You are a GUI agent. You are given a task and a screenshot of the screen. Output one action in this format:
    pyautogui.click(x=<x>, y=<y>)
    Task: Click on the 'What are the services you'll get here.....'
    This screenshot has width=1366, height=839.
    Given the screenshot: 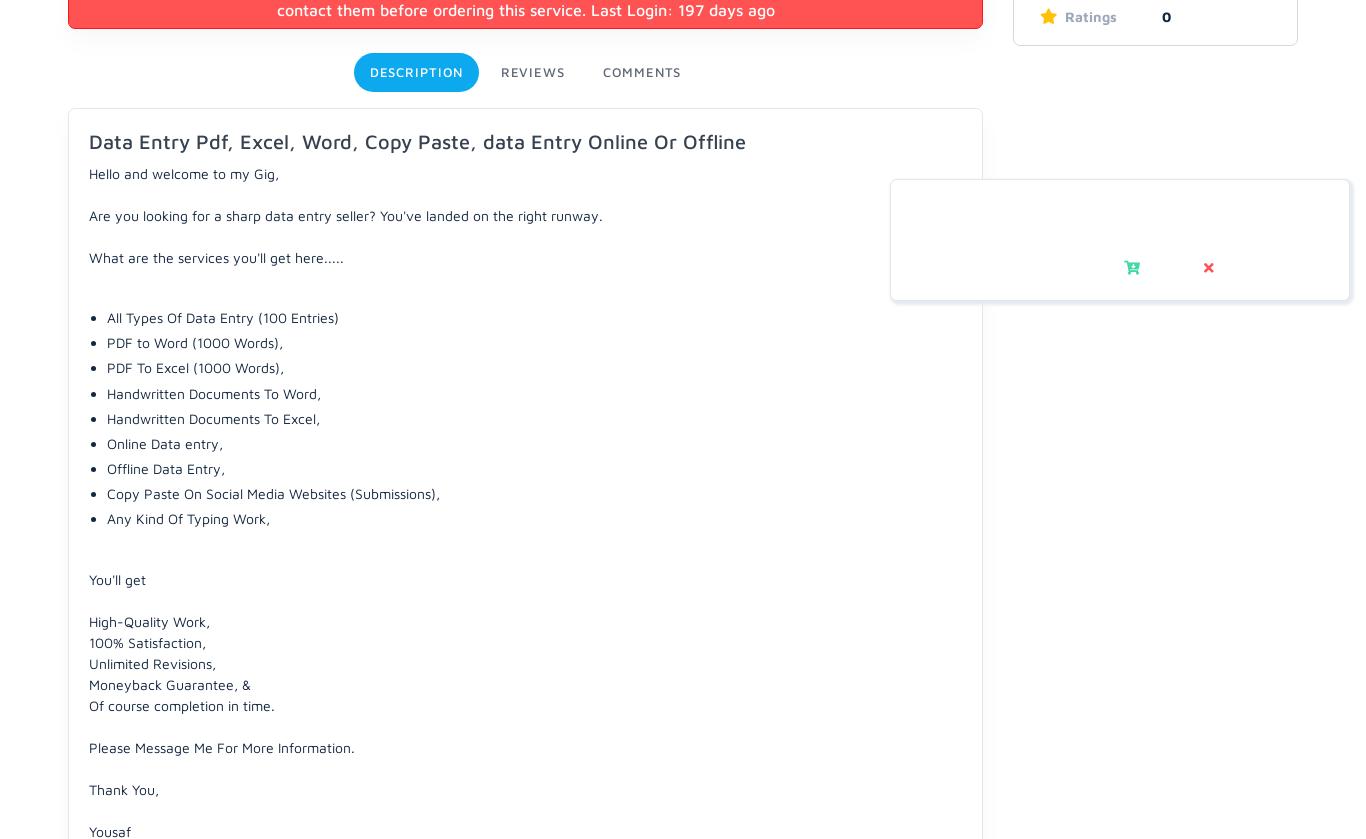 What is the action you would take?
    pyautogui.click(x=215, y=256)
    